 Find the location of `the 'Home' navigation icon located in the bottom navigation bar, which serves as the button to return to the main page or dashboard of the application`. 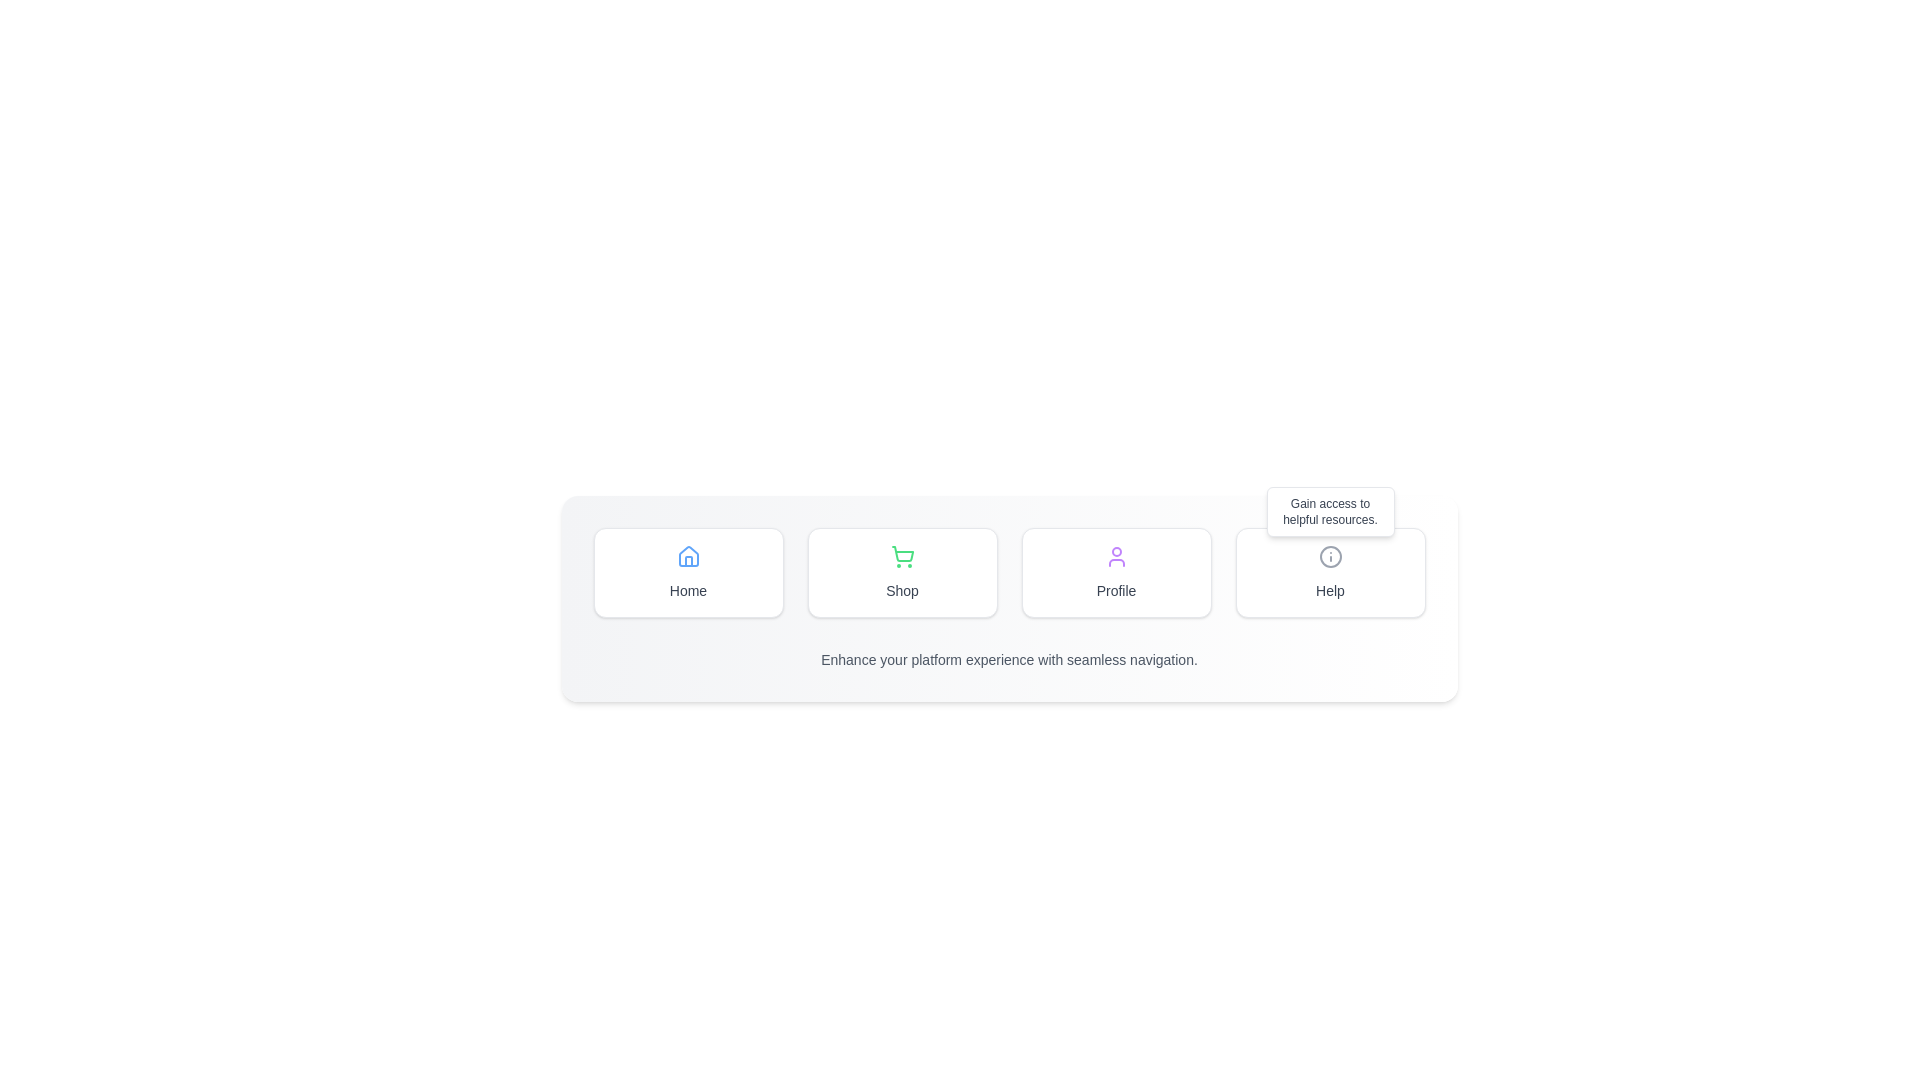

the 'Home' navigation icon located in the bottom navigation bar, which serves as the button to return to the main page or dashboard of the application is located at coordinates (688, 556).